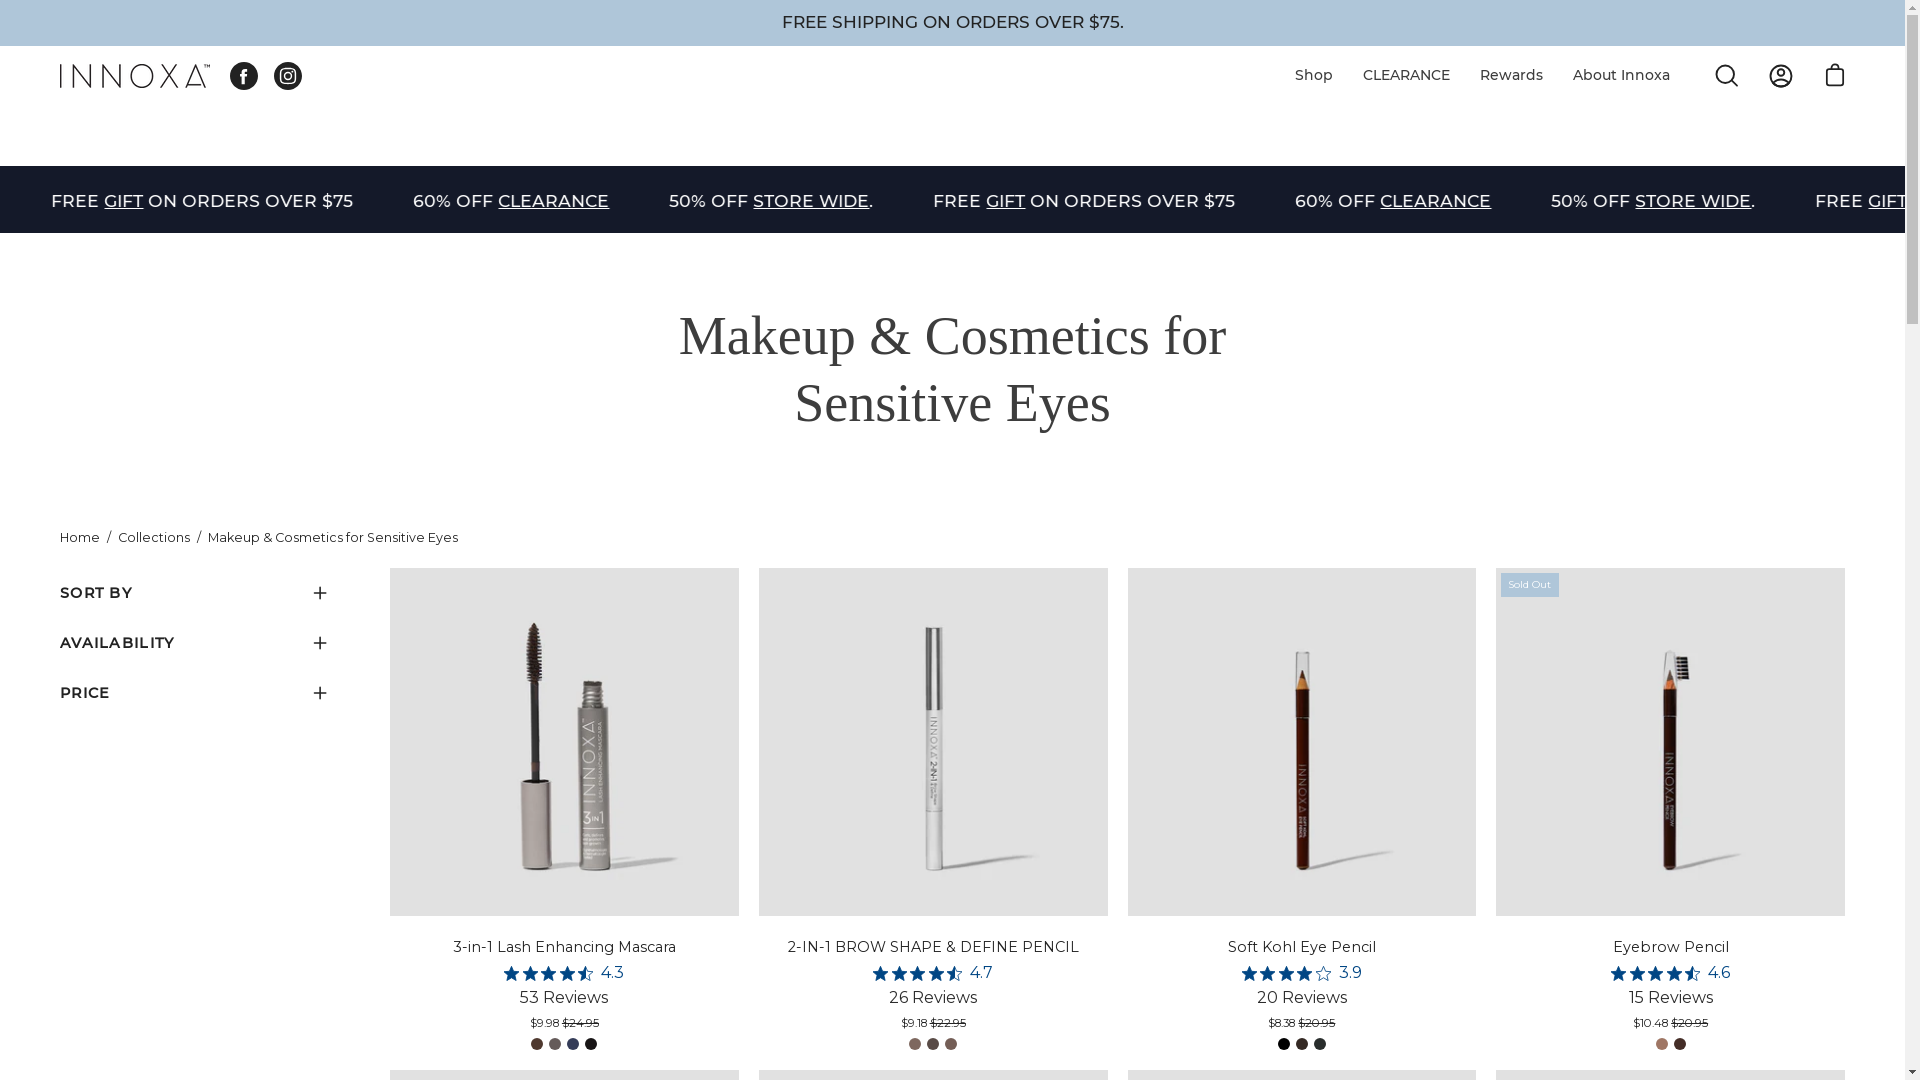 Image resolution: width=1920 pixels, height=1080 pixels. I want to click on 'OPEN CART', so click(1834, 75).